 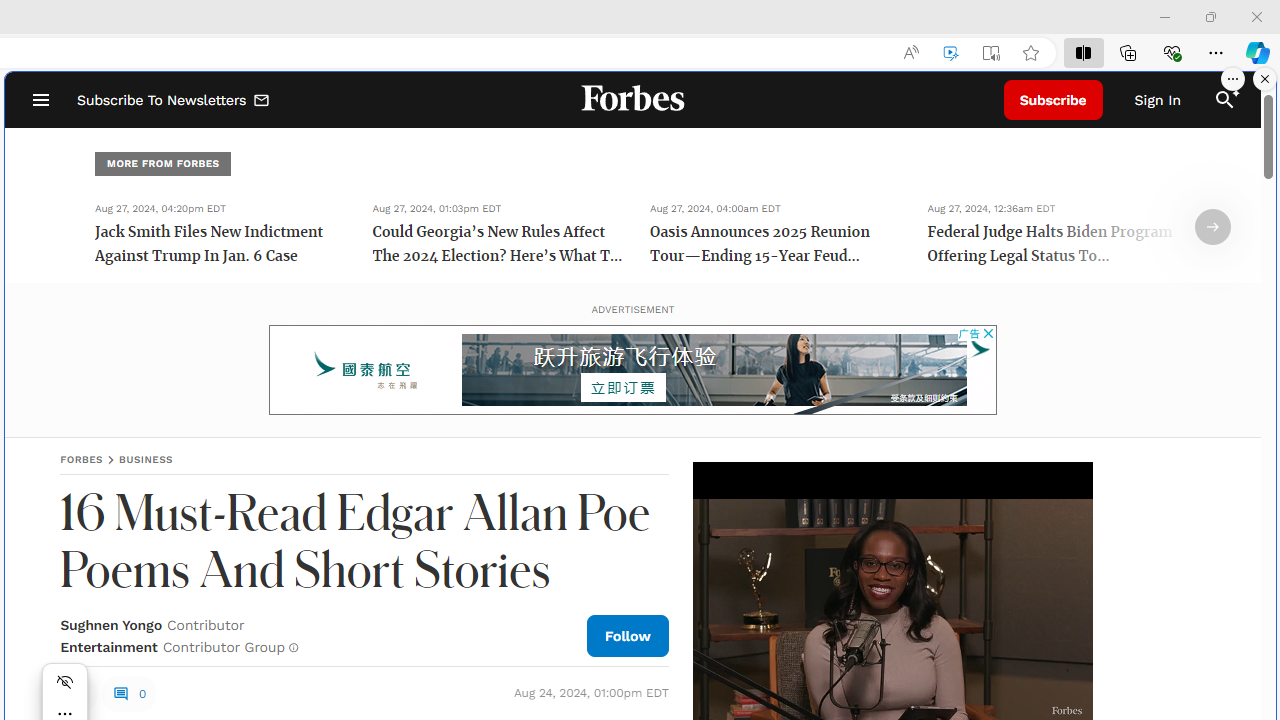 I want to click on 'Class: sparkles_svg__fs-icon sparkles_svg__fs-icon--sparkles', so click(x=1232, y=91).